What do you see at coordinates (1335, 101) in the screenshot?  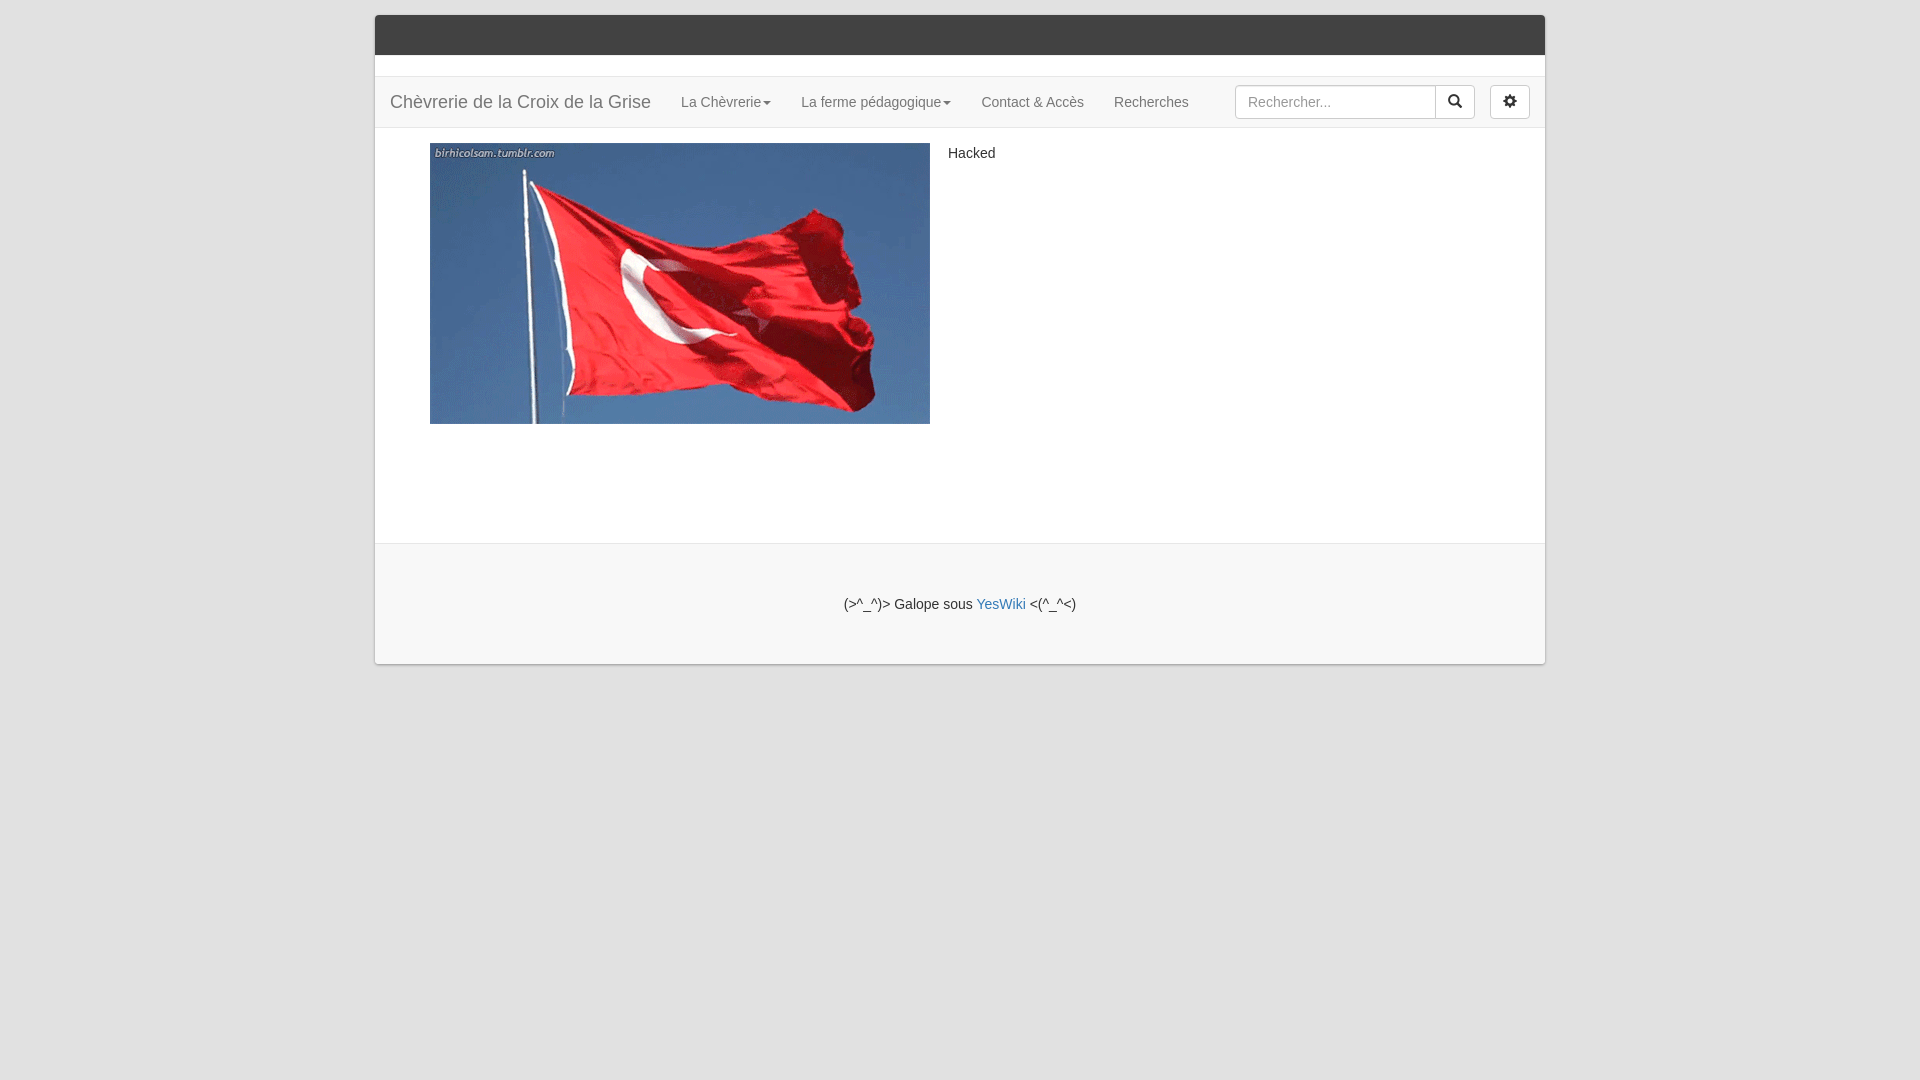 I see `'Rechercher dans YesWiki [alt-shift-C]'` at bounding box center [1335, 101].